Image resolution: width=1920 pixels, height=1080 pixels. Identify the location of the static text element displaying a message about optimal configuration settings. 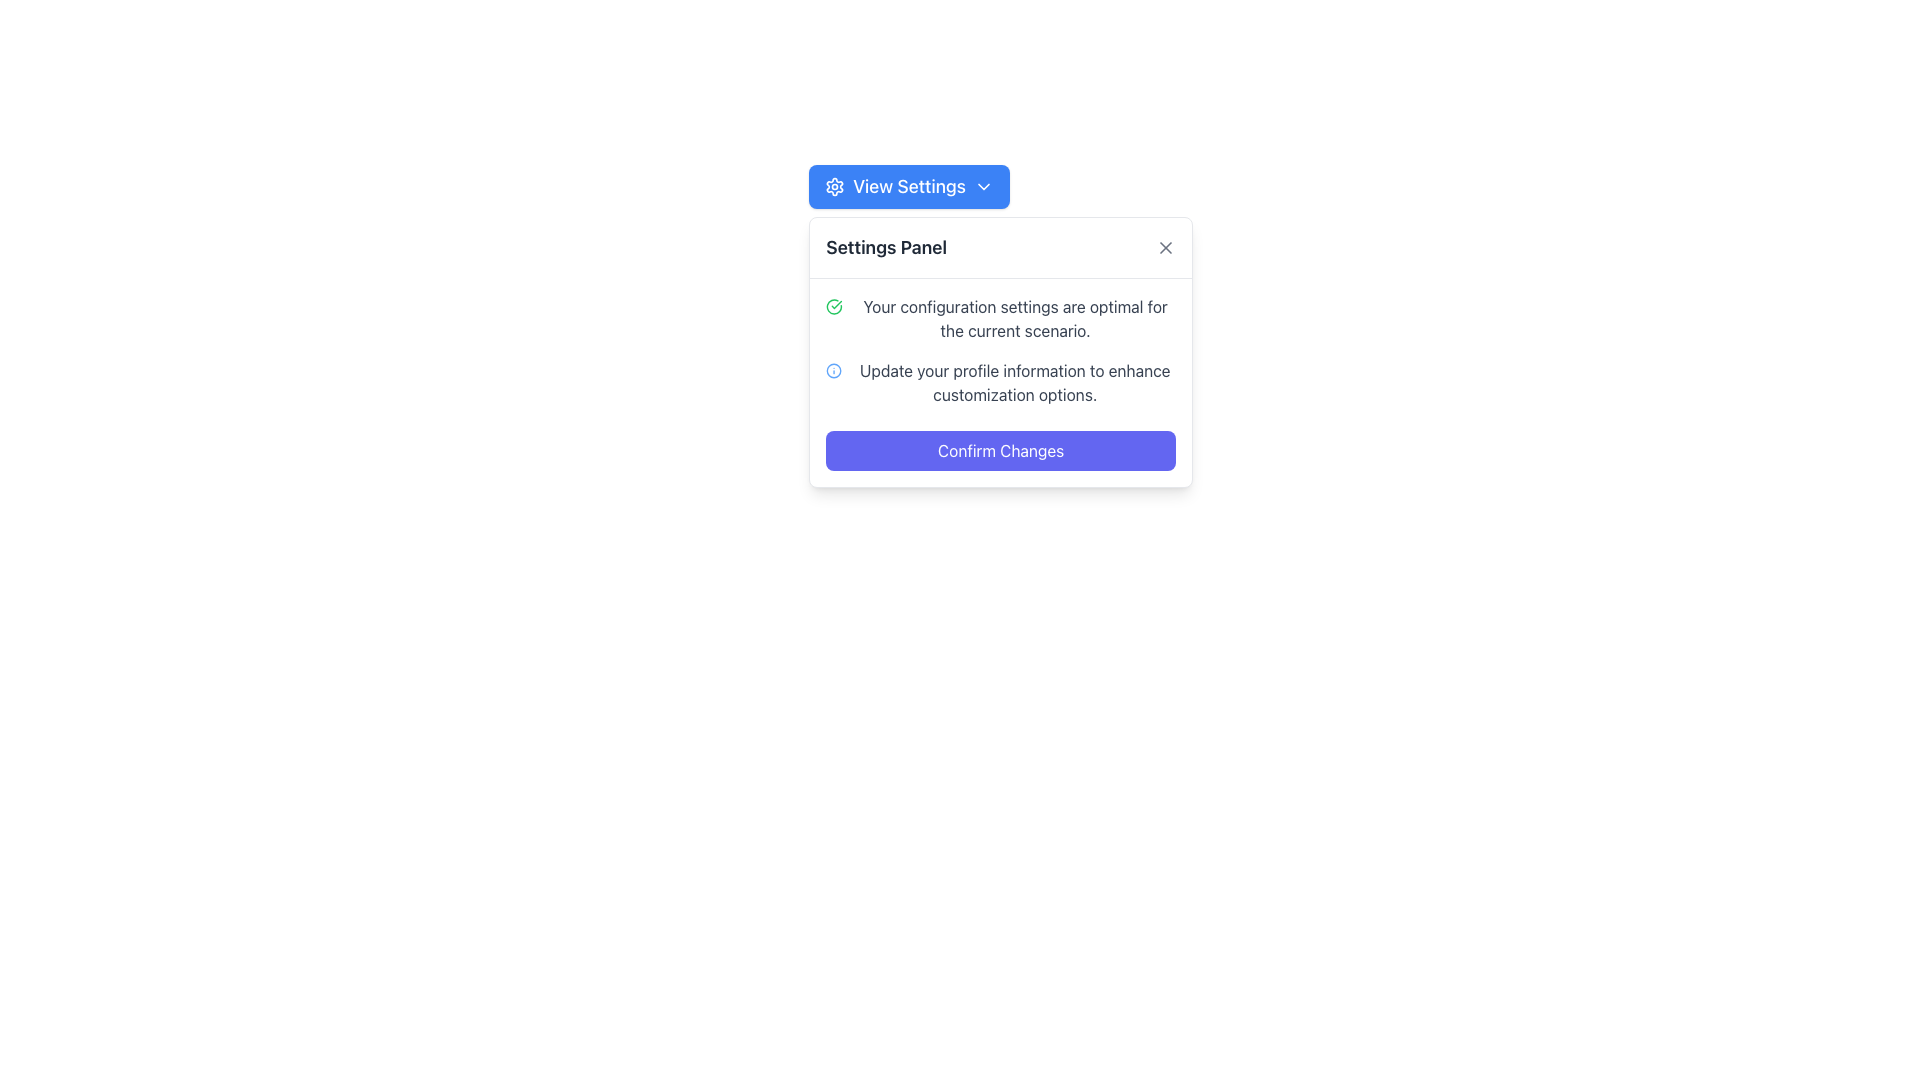
(1001, 318).